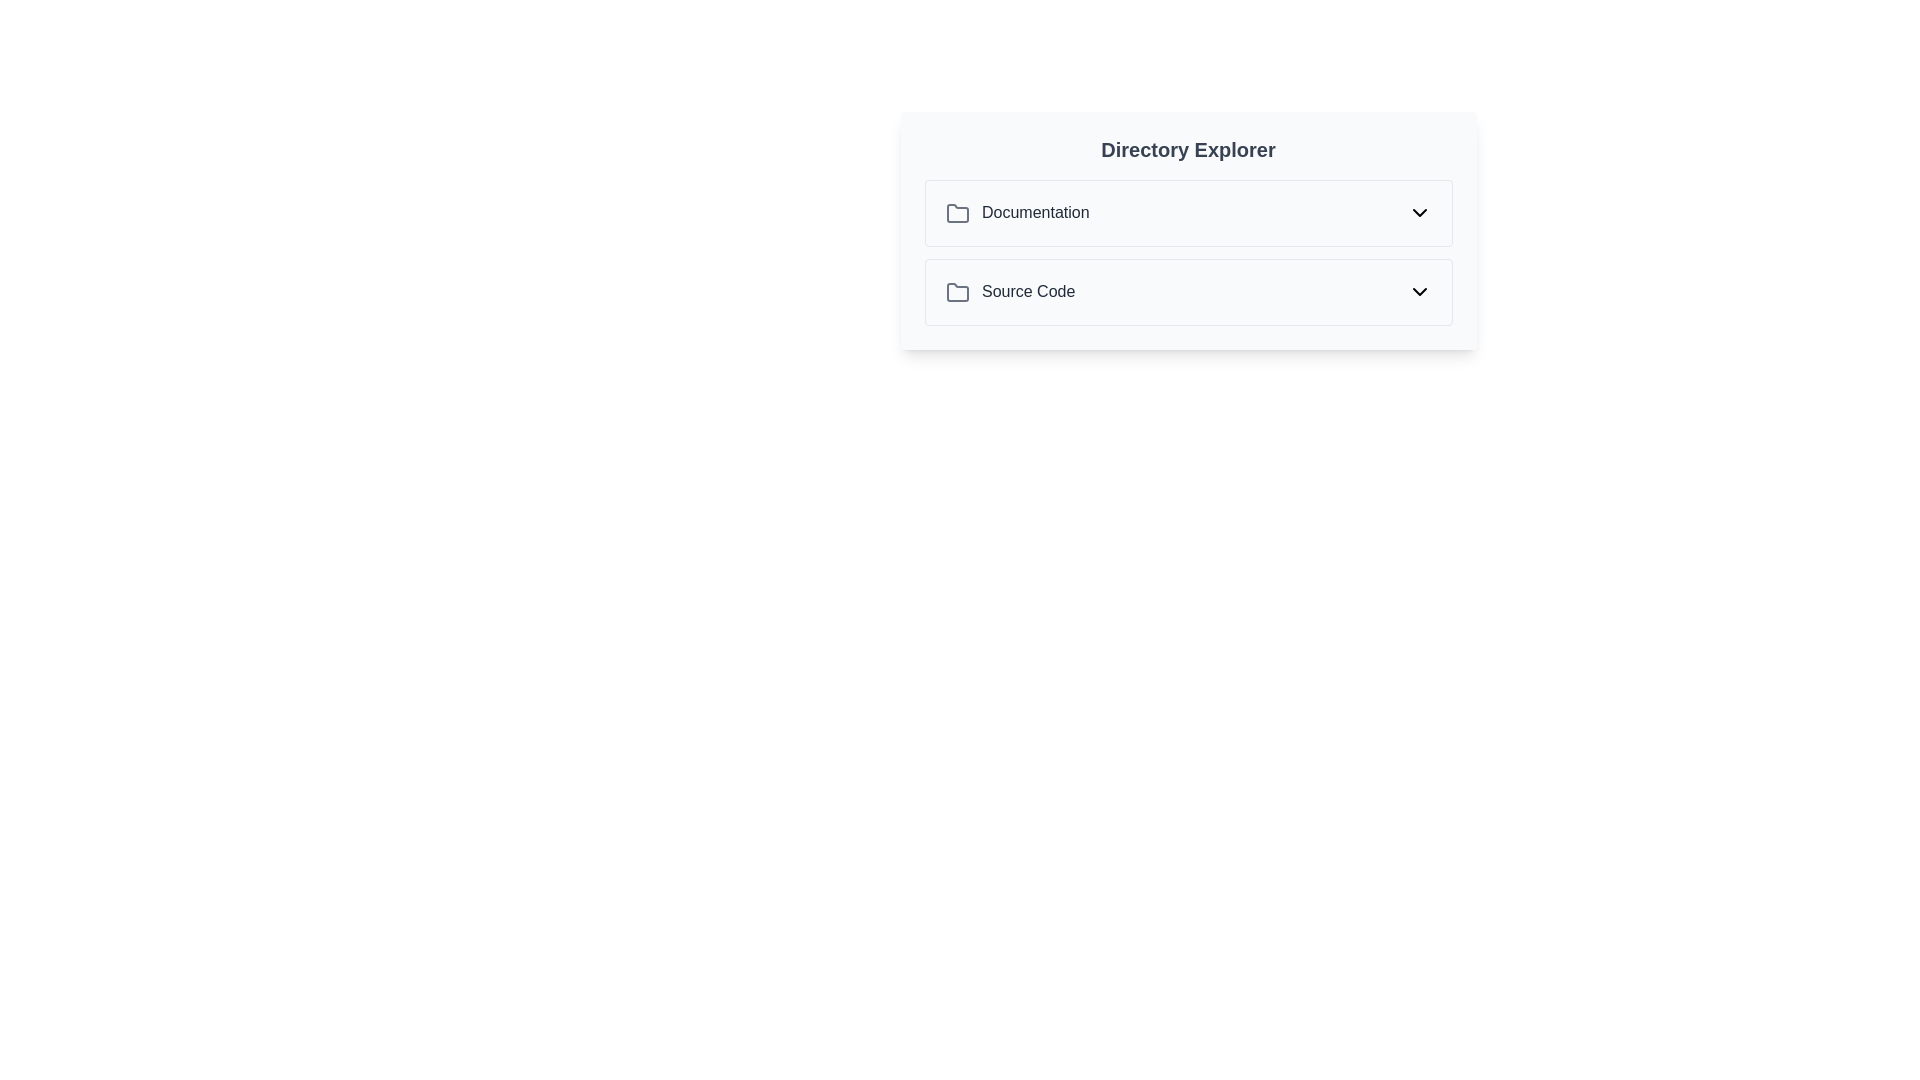  Describe the element at coordinates (1188, 213) in the screenshot. I see `the arrow of the first expandable list item labeled 'Documentation' in the Directory Explorer` at that location.